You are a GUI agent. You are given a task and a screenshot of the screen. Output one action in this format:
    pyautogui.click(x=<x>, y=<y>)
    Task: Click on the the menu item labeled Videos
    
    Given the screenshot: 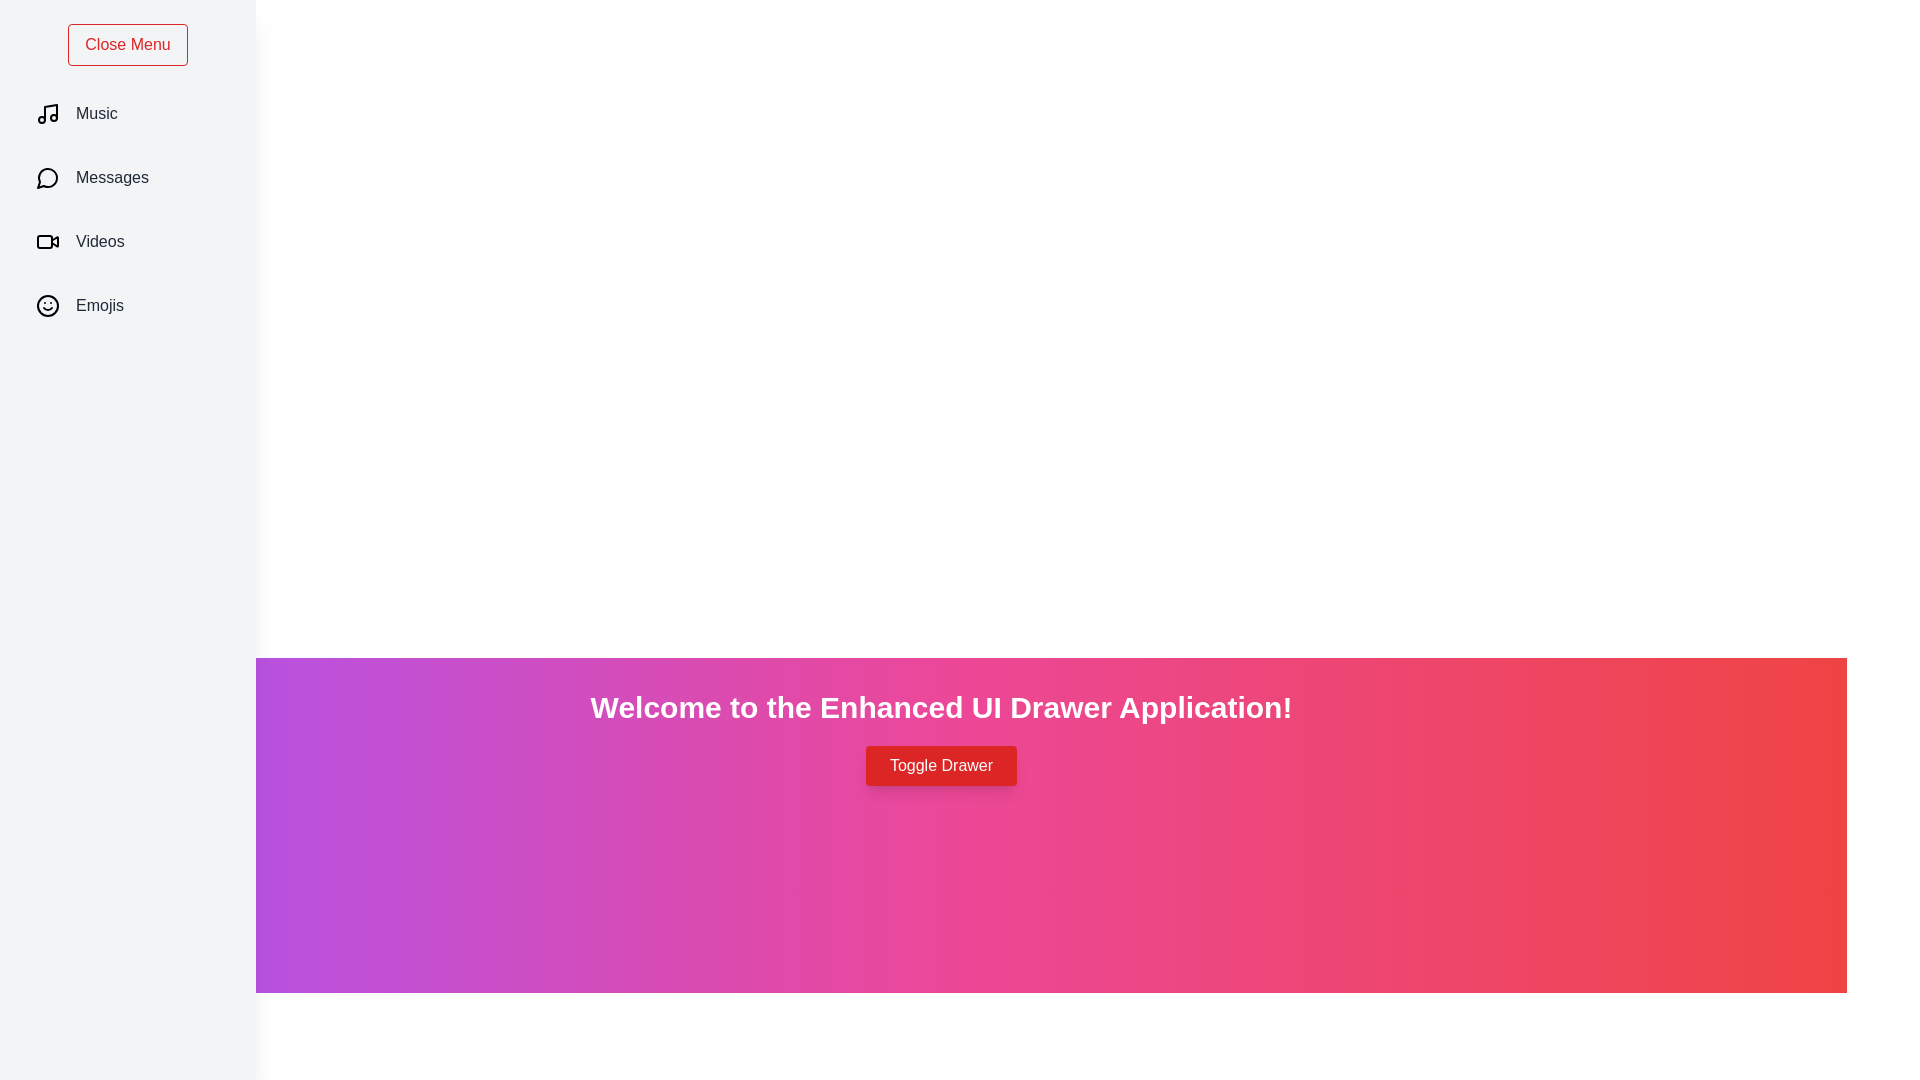 What is the action you would take?
    pyautogui.click(x=127, y=241)
    